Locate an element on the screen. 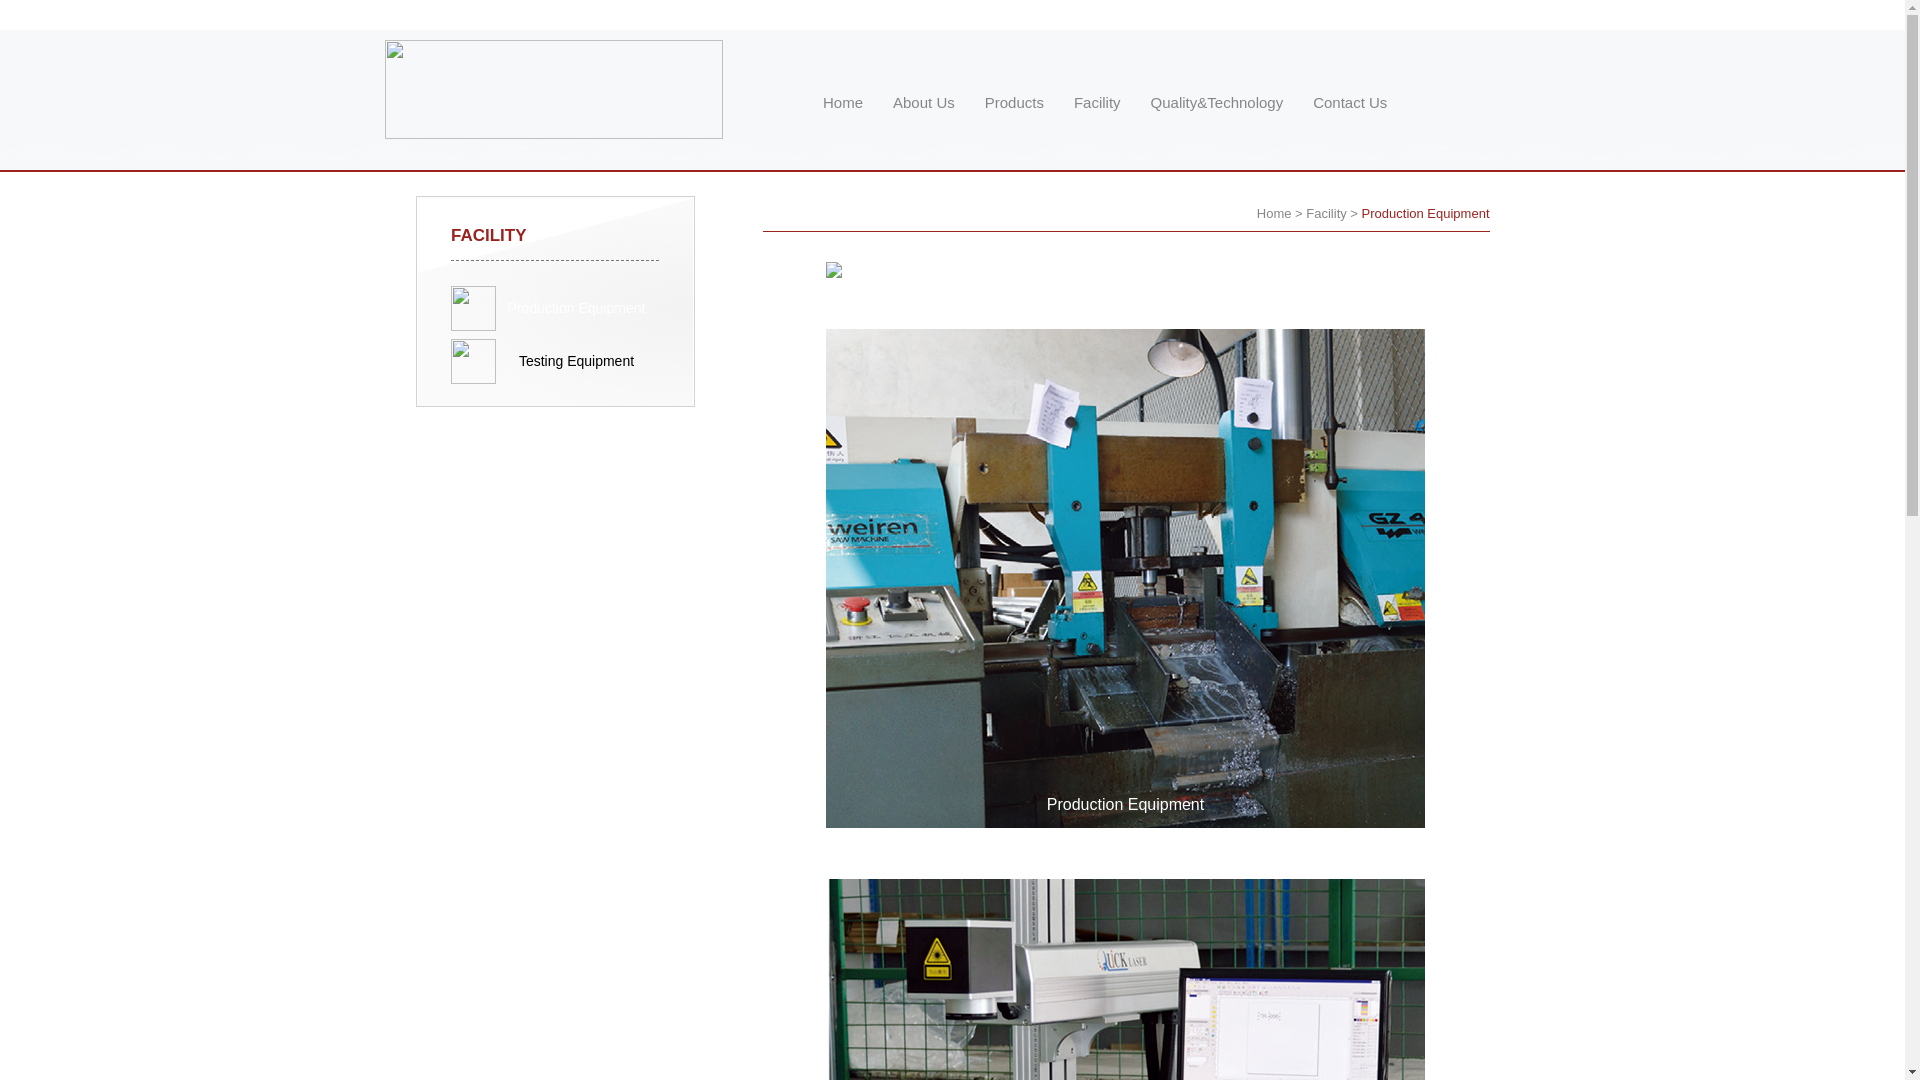 The height and width of the screenshot is (1080, 1920). 'Contact Us' is located at coordinates (1349, 102).